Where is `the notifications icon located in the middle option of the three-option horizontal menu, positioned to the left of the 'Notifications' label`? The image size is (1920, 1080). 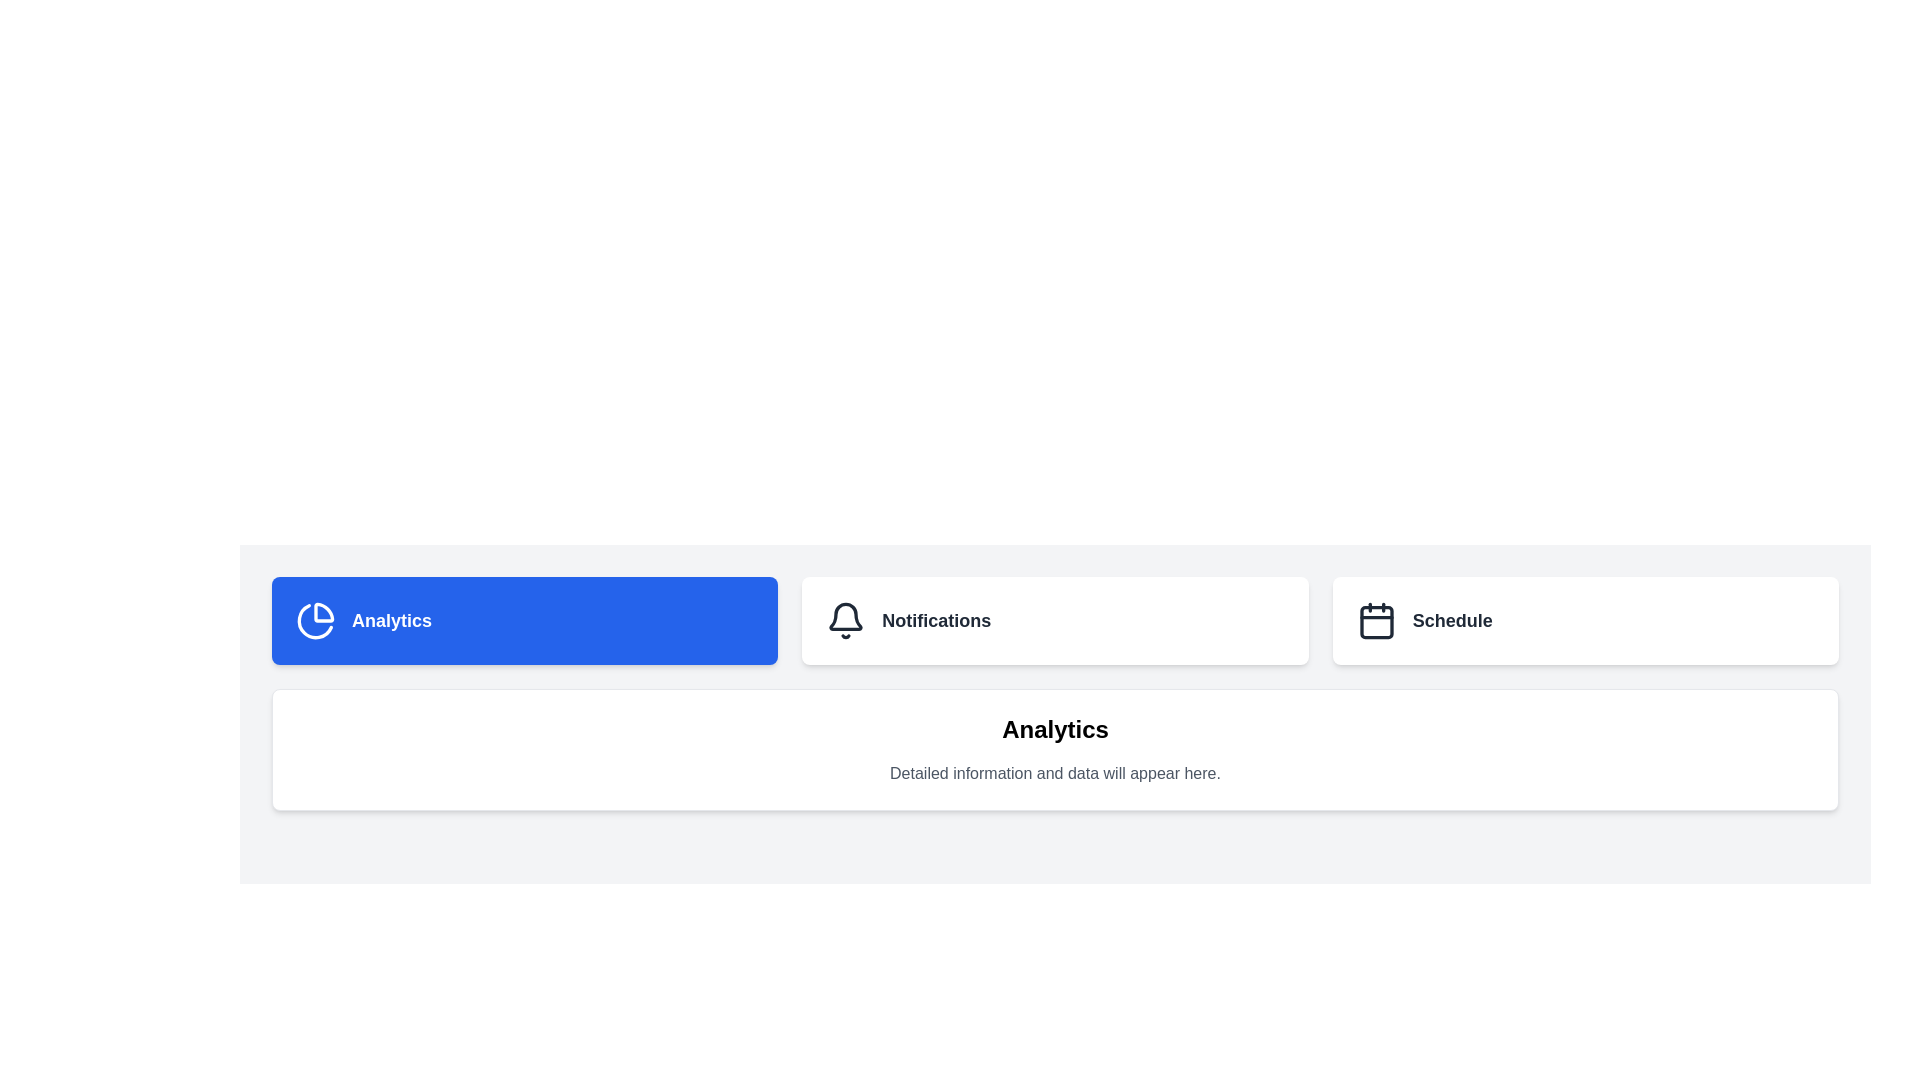
the notifications icon located in the middle option of the three-option horizontal menu, positioned to the left of the 'Notifications' label is located at coordinates (846, 620).